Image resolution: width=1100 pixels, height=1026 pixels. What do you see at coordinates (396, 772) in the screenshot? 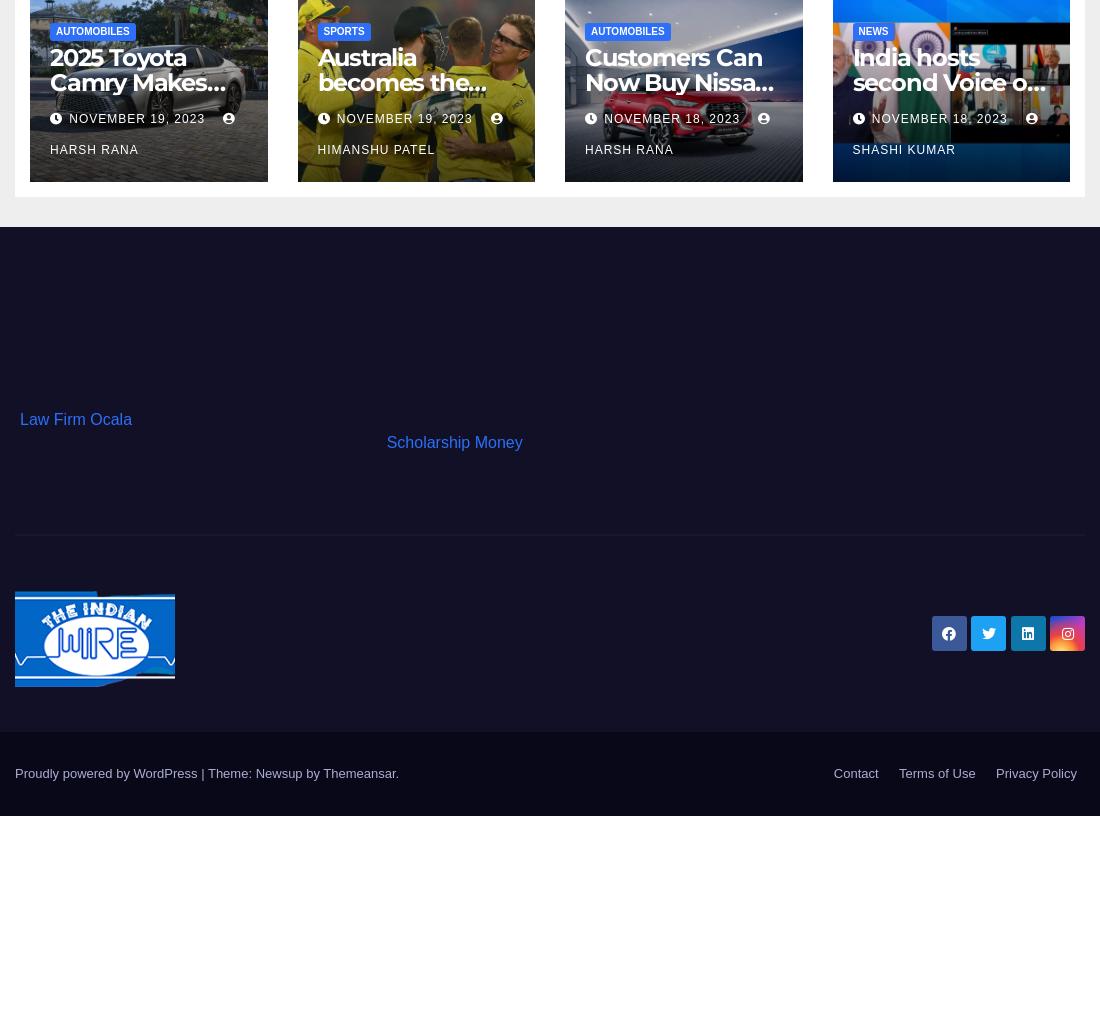
I see `'.'` at bounding box center [396, 772].